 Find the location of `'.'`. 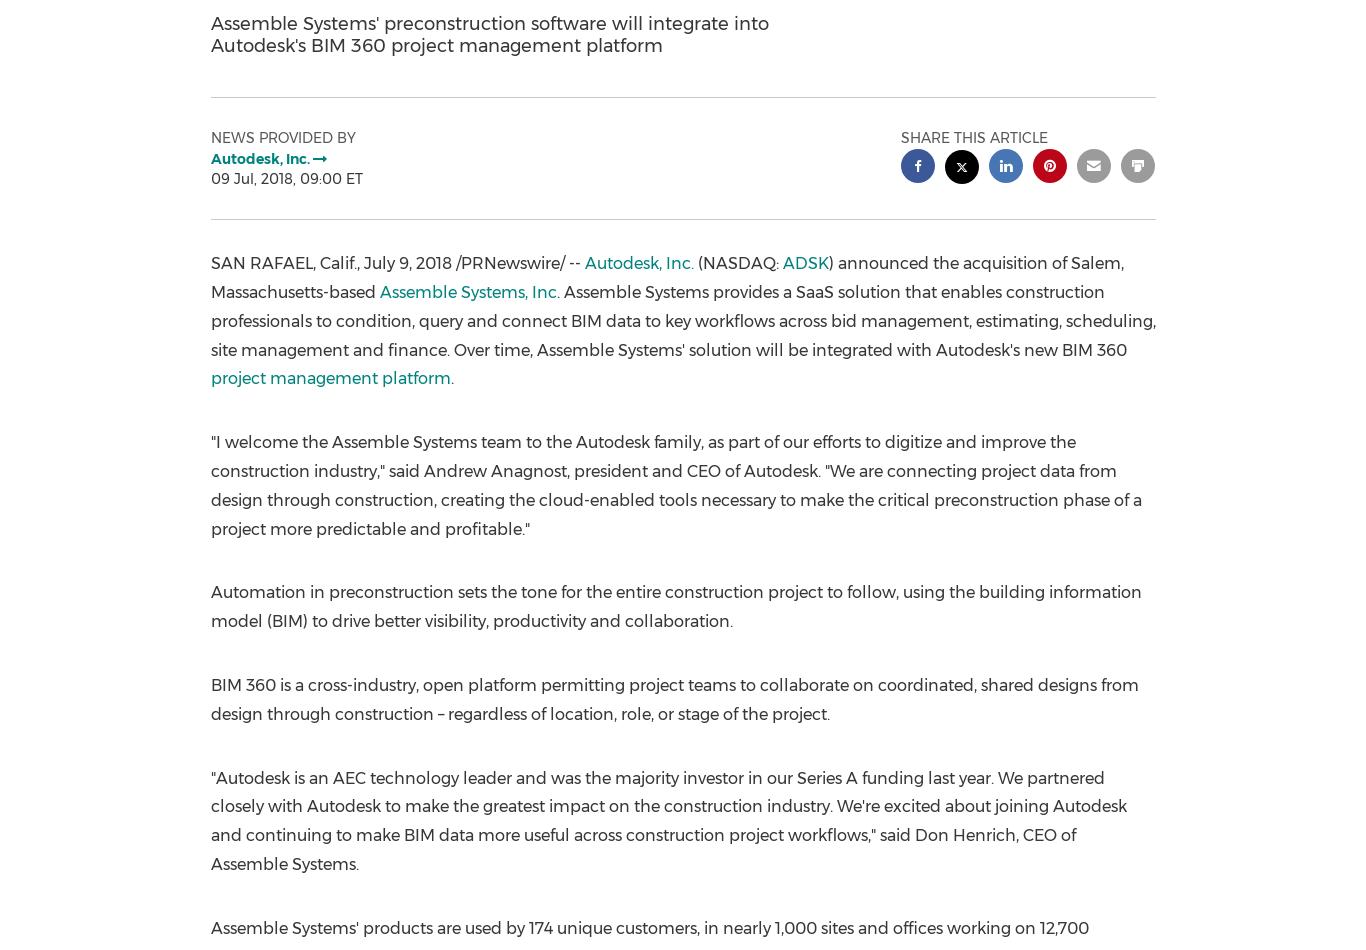

'.' is located at coordinates (450, 377).